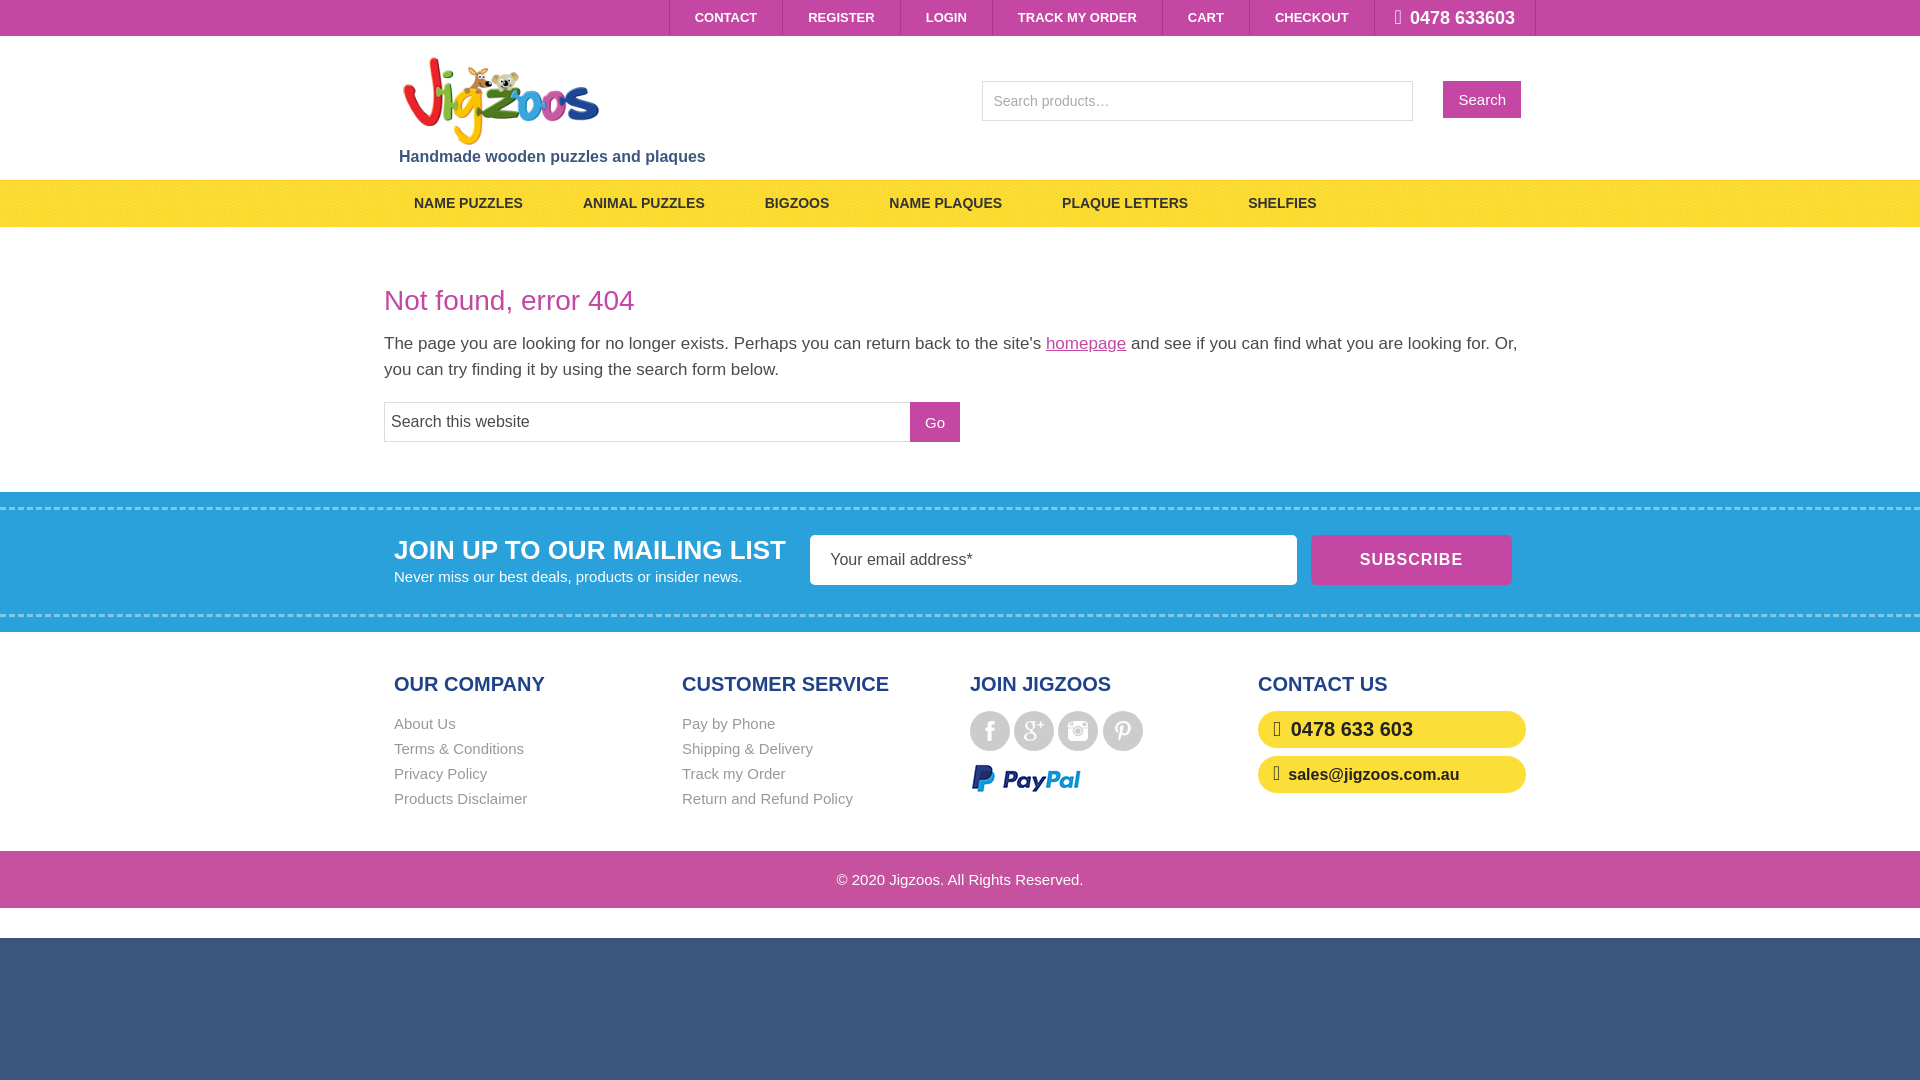 The image size is (1920, 1080). Describe the element at coordinates (1482, 99) in the screenshot. I see `'Search'` at that location.